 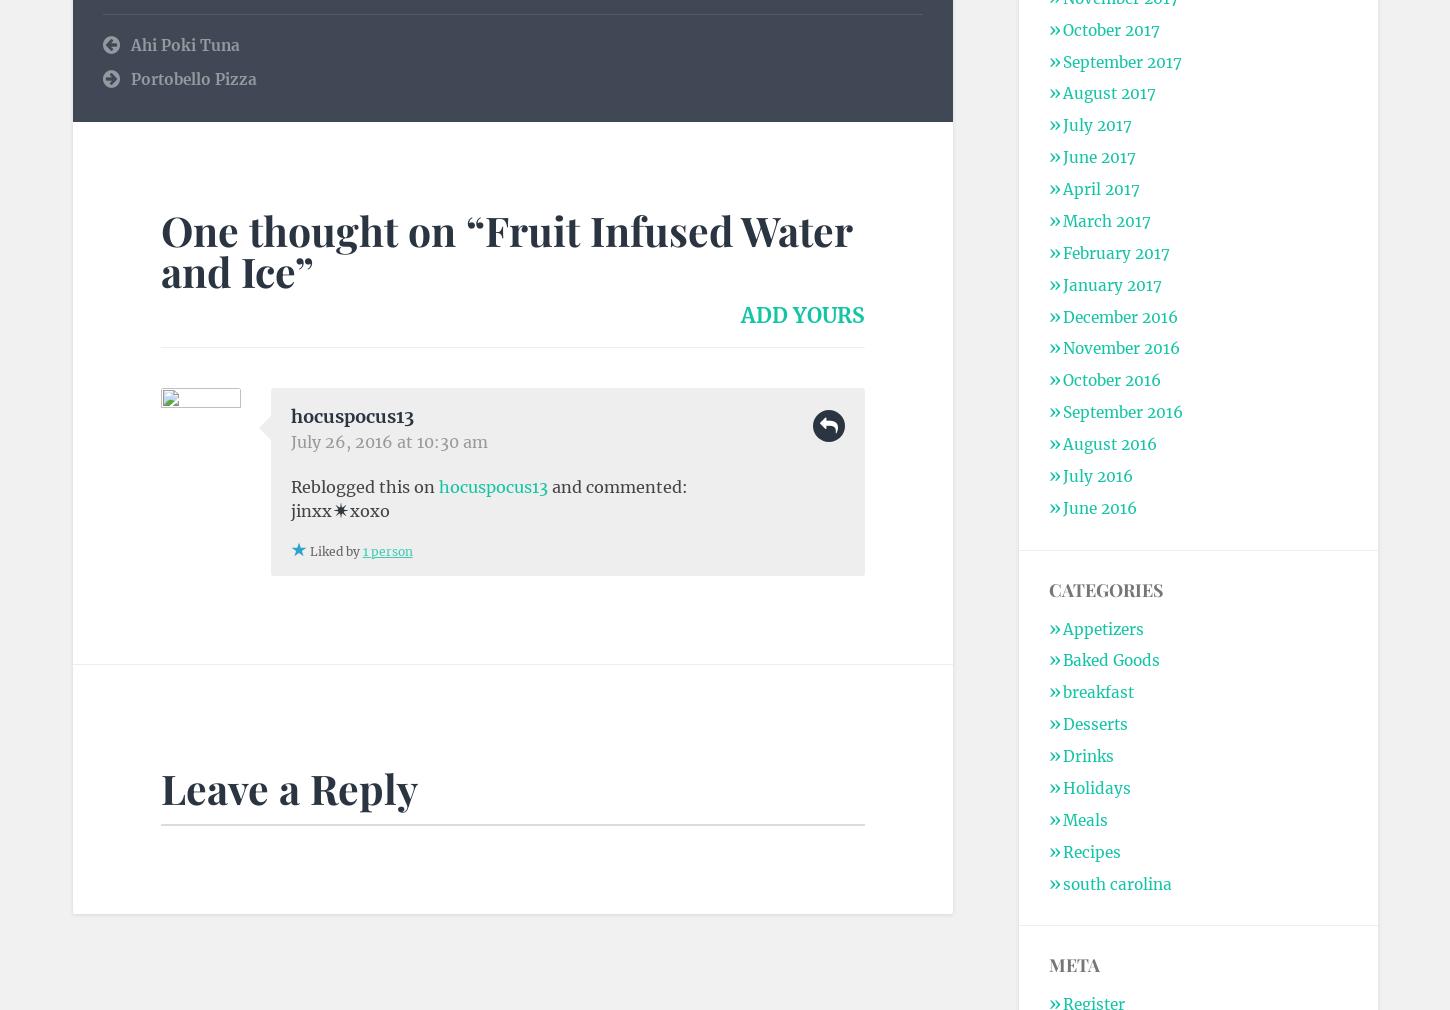 What do you see at coordinates (191, 78) in the screenshot?
I see `'Portobello Pizza'` at bounding box center [191, 78].